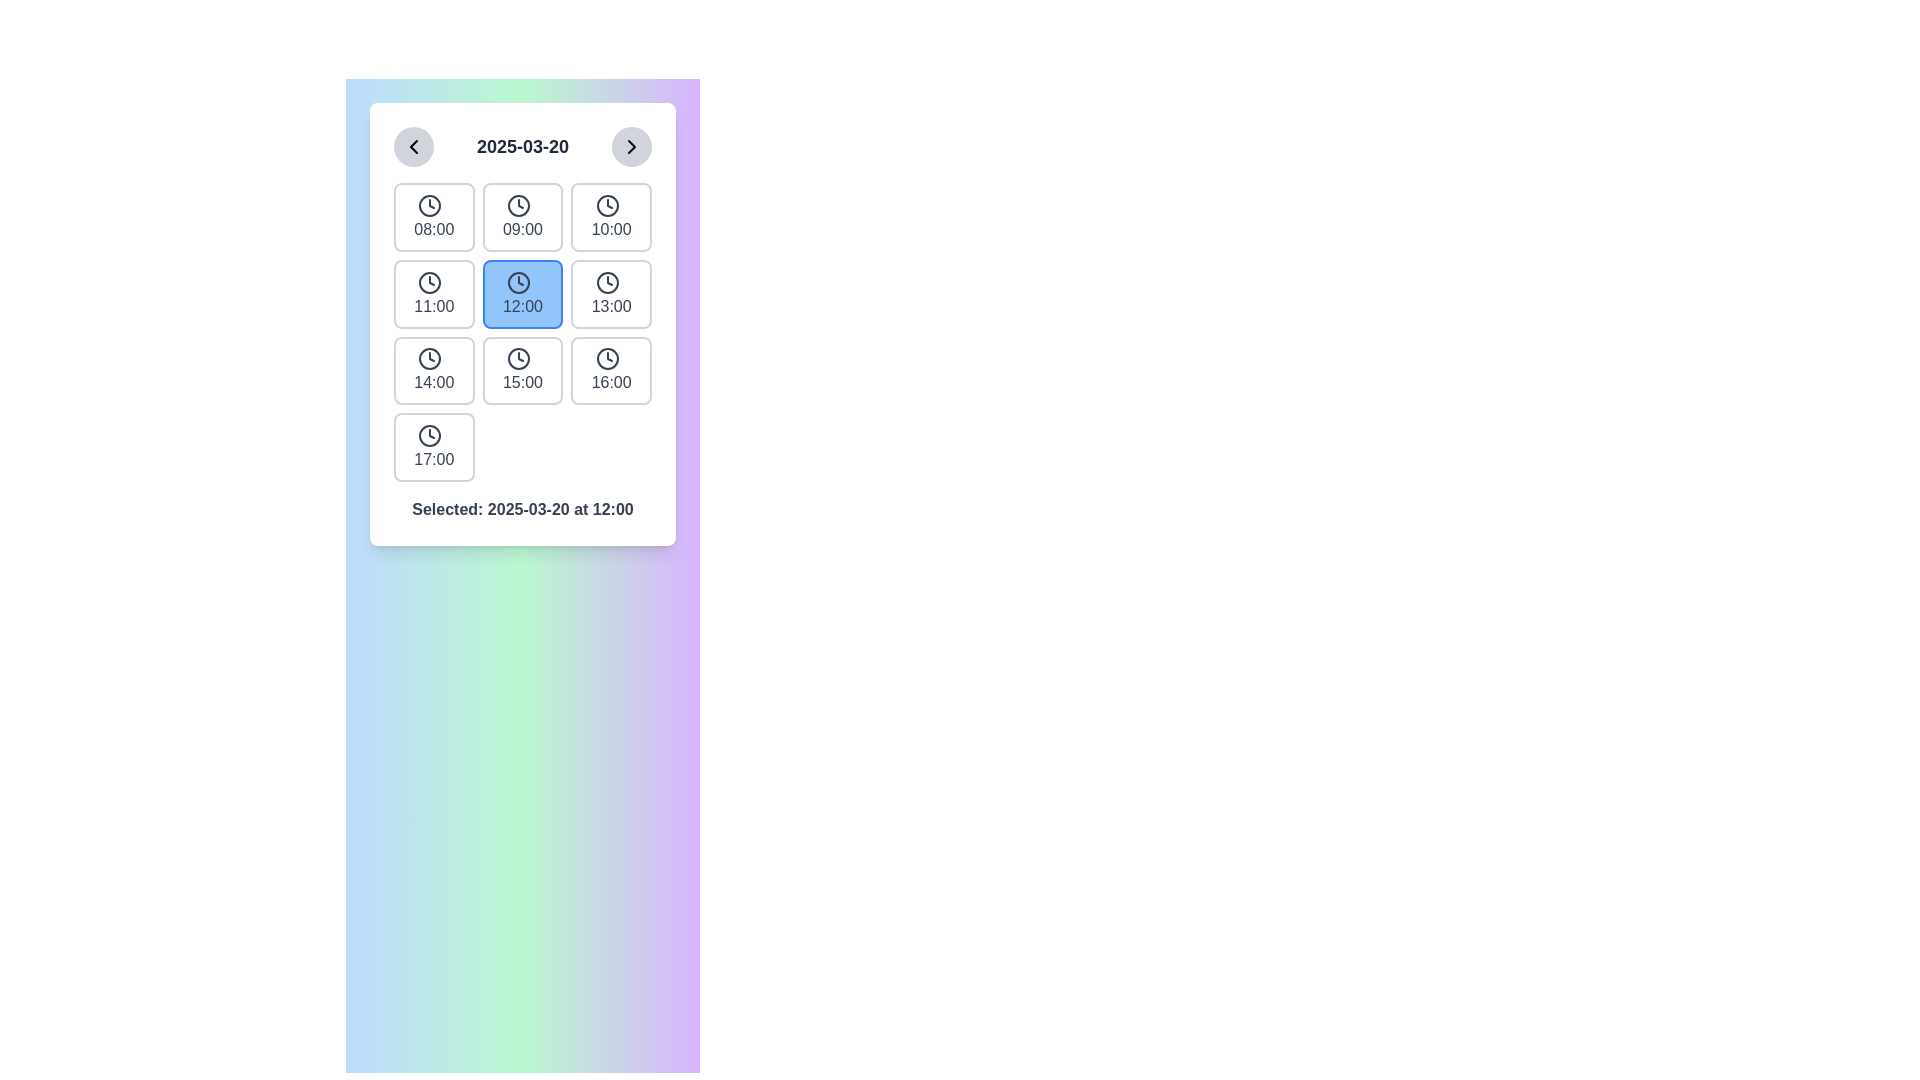 Image resolution: width=1920 pixels, height=1080 pixels. I want to click on the circular icon representing the clock face for the time slot '13:00', which is located in the second cell of the third row of the grid layout, so click(606, 282).